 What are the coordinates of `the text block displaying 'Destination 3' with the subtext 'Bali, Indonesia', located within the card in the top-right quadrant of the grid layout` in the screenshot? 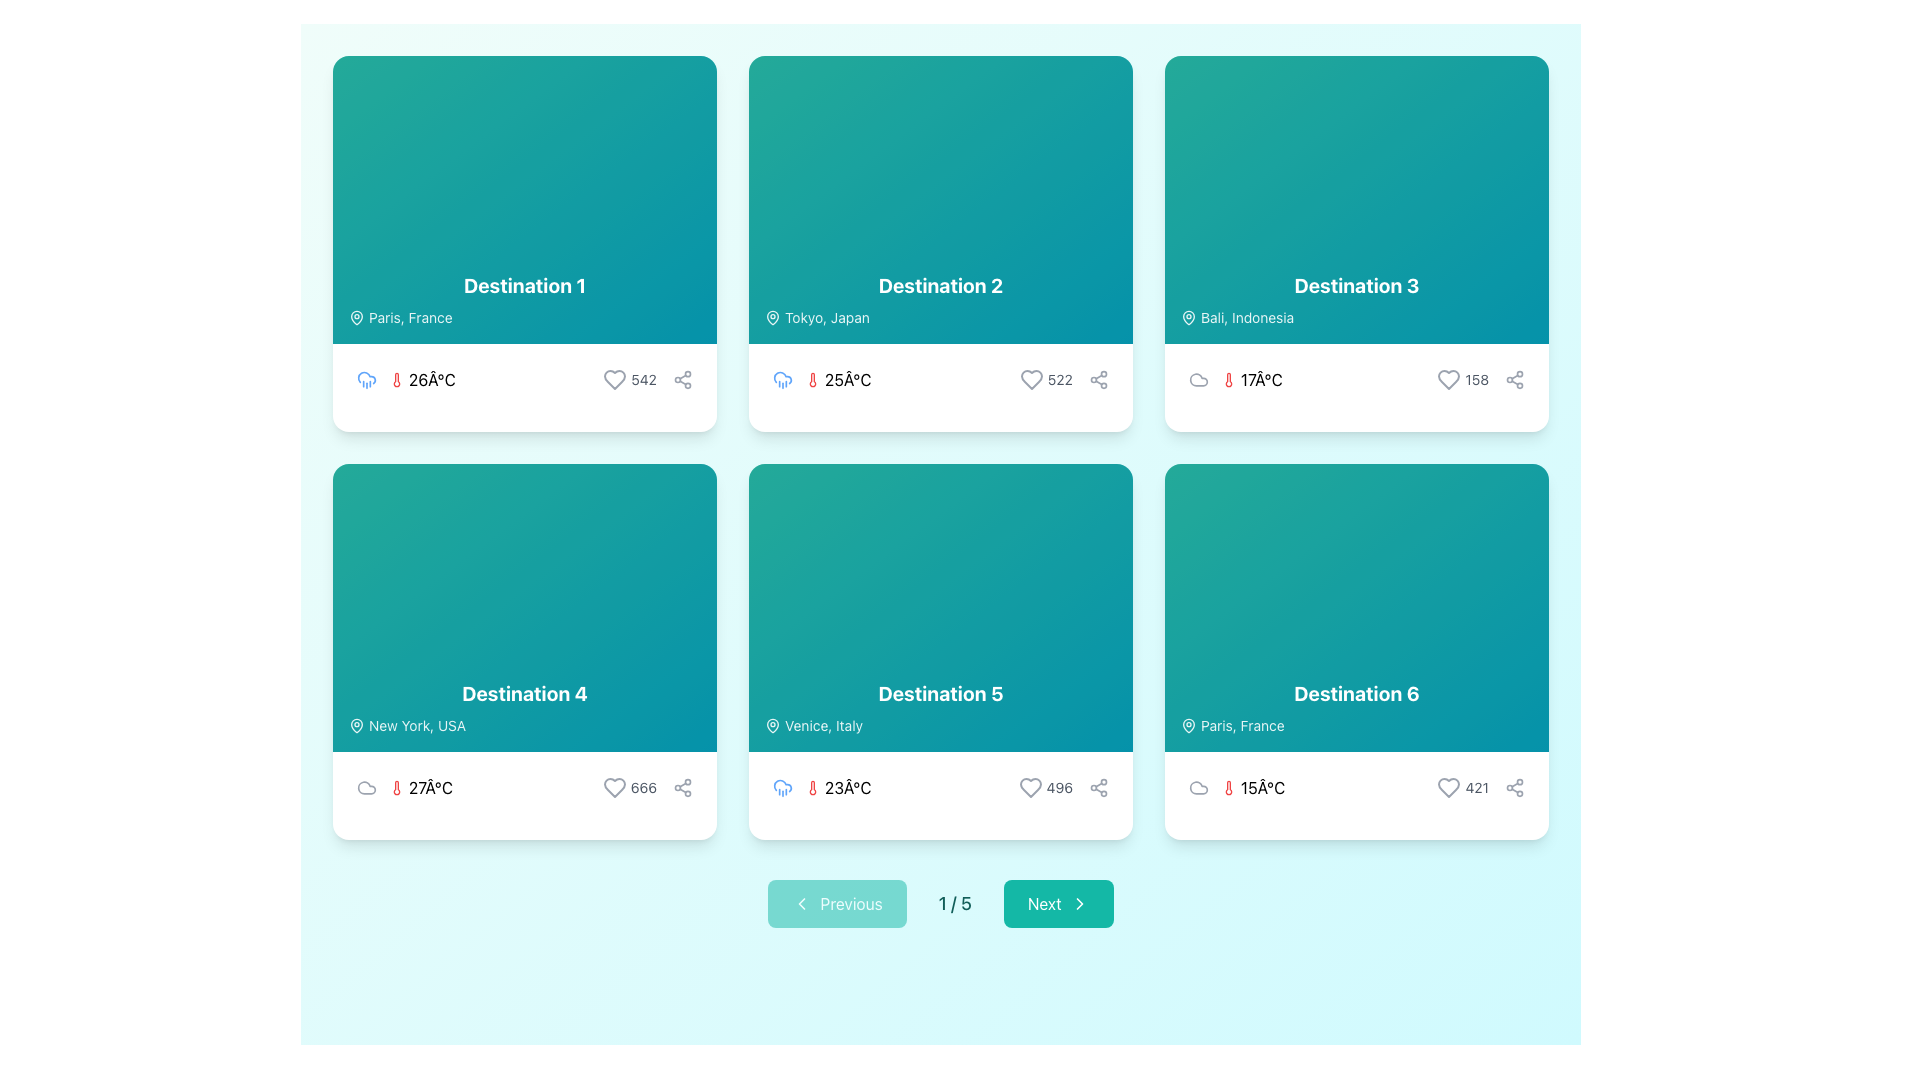 It's located at (1357, 300).